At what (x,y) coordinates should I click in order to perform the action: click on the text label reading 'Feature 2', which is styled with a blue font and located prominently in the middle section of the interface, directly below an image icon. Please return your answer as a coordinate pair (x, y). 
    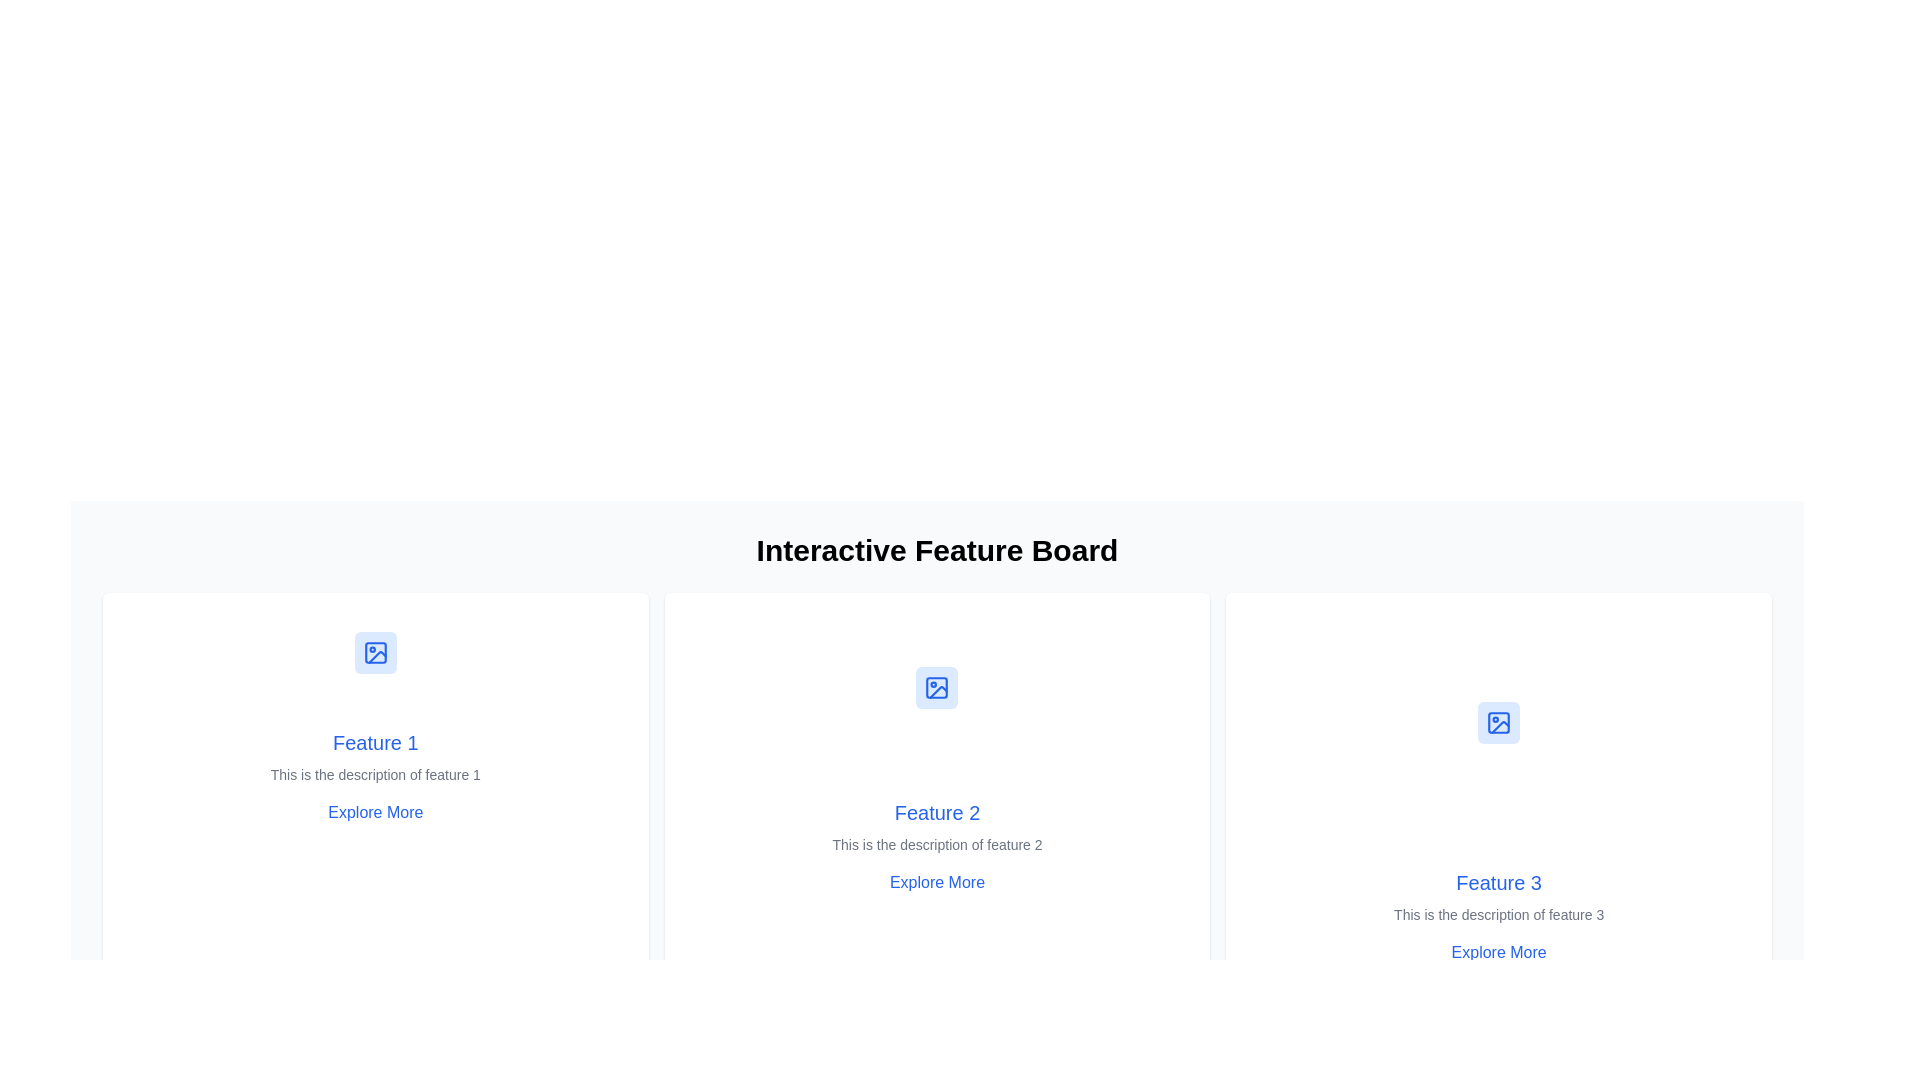
    Looking at the image, I should click on (936, 813).